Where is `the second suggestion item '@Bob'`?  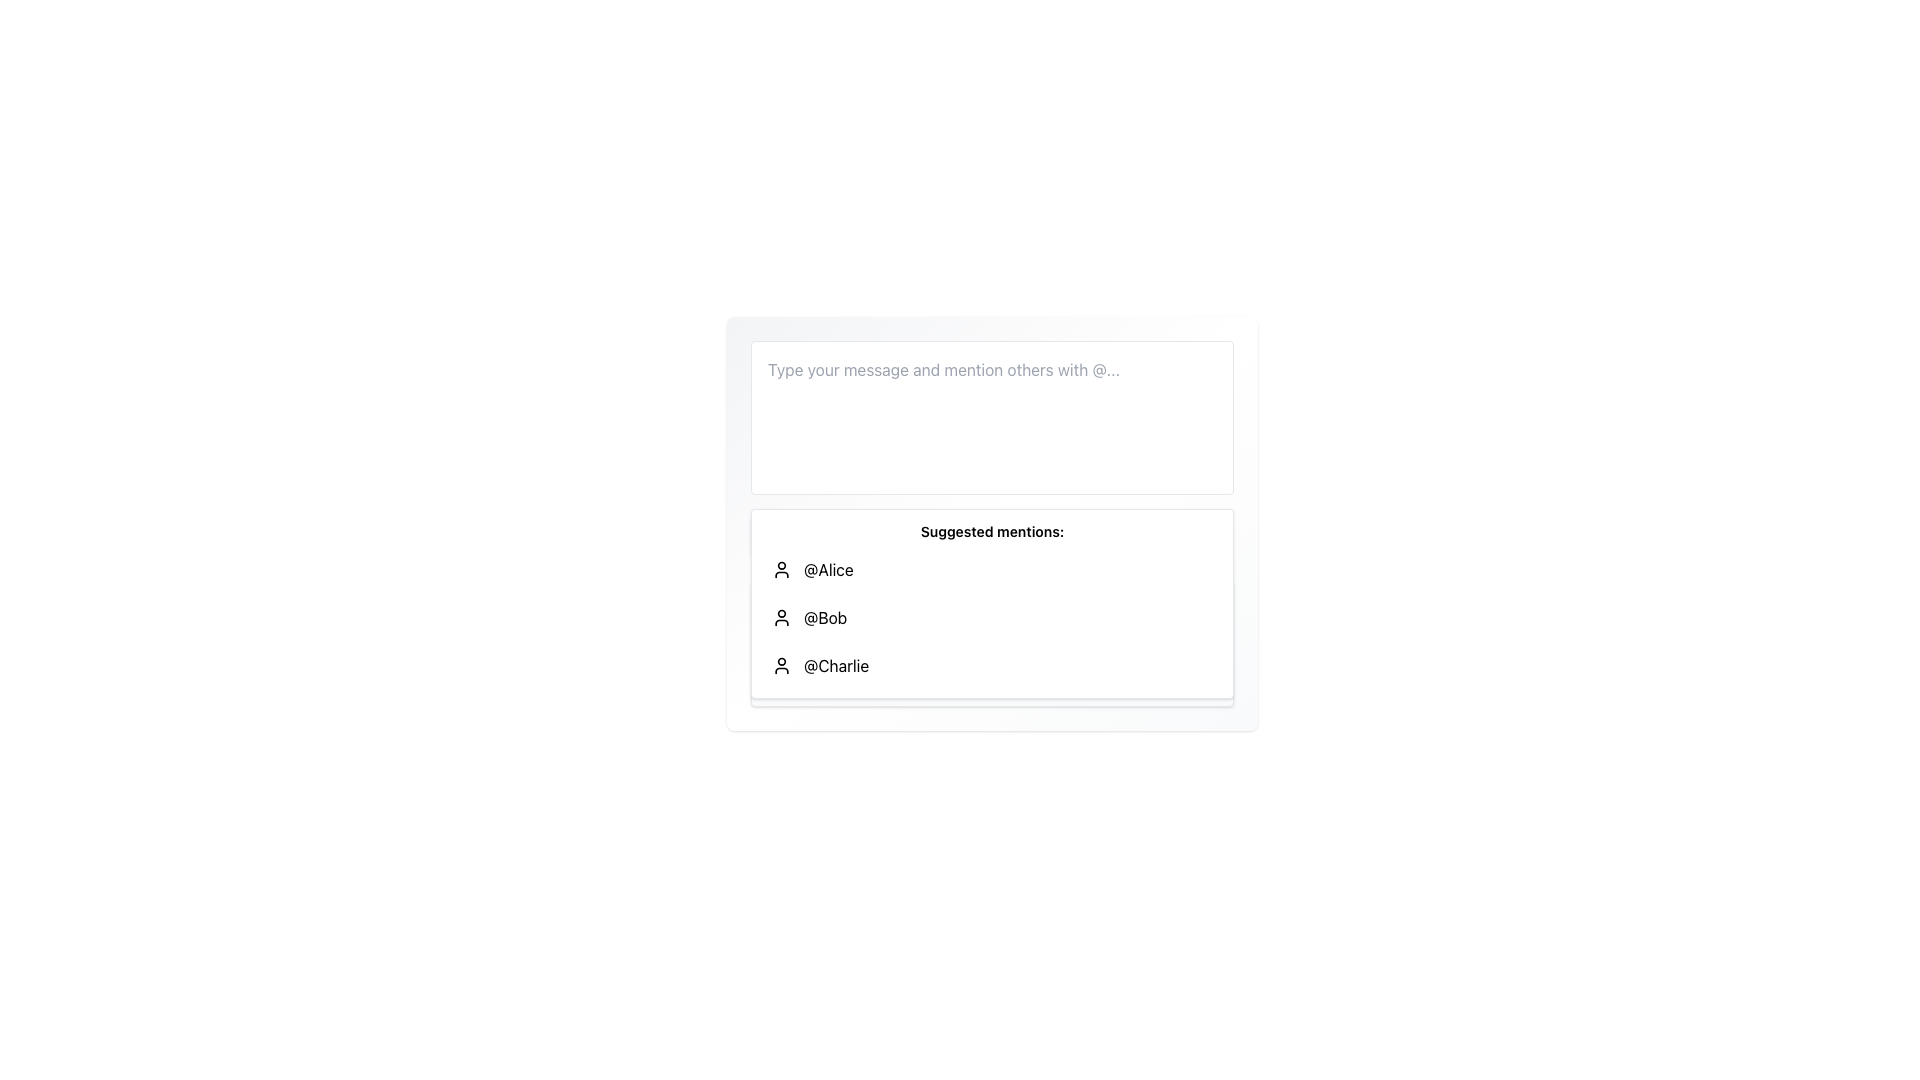
the second suggestion item '@Bob' is located at coordinates (992, 616).